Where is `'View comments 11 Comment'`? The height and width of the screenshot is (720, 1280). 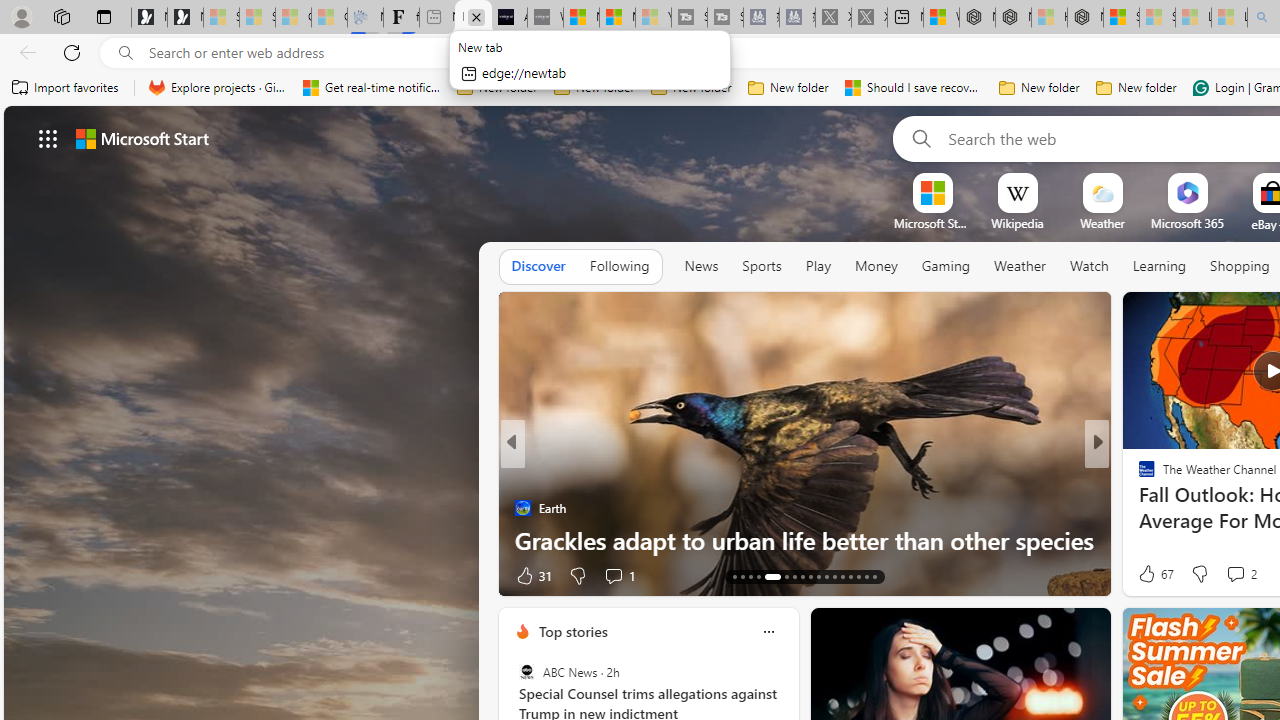
'View comments 11 Comment' is located at coordinates (1243, 575).